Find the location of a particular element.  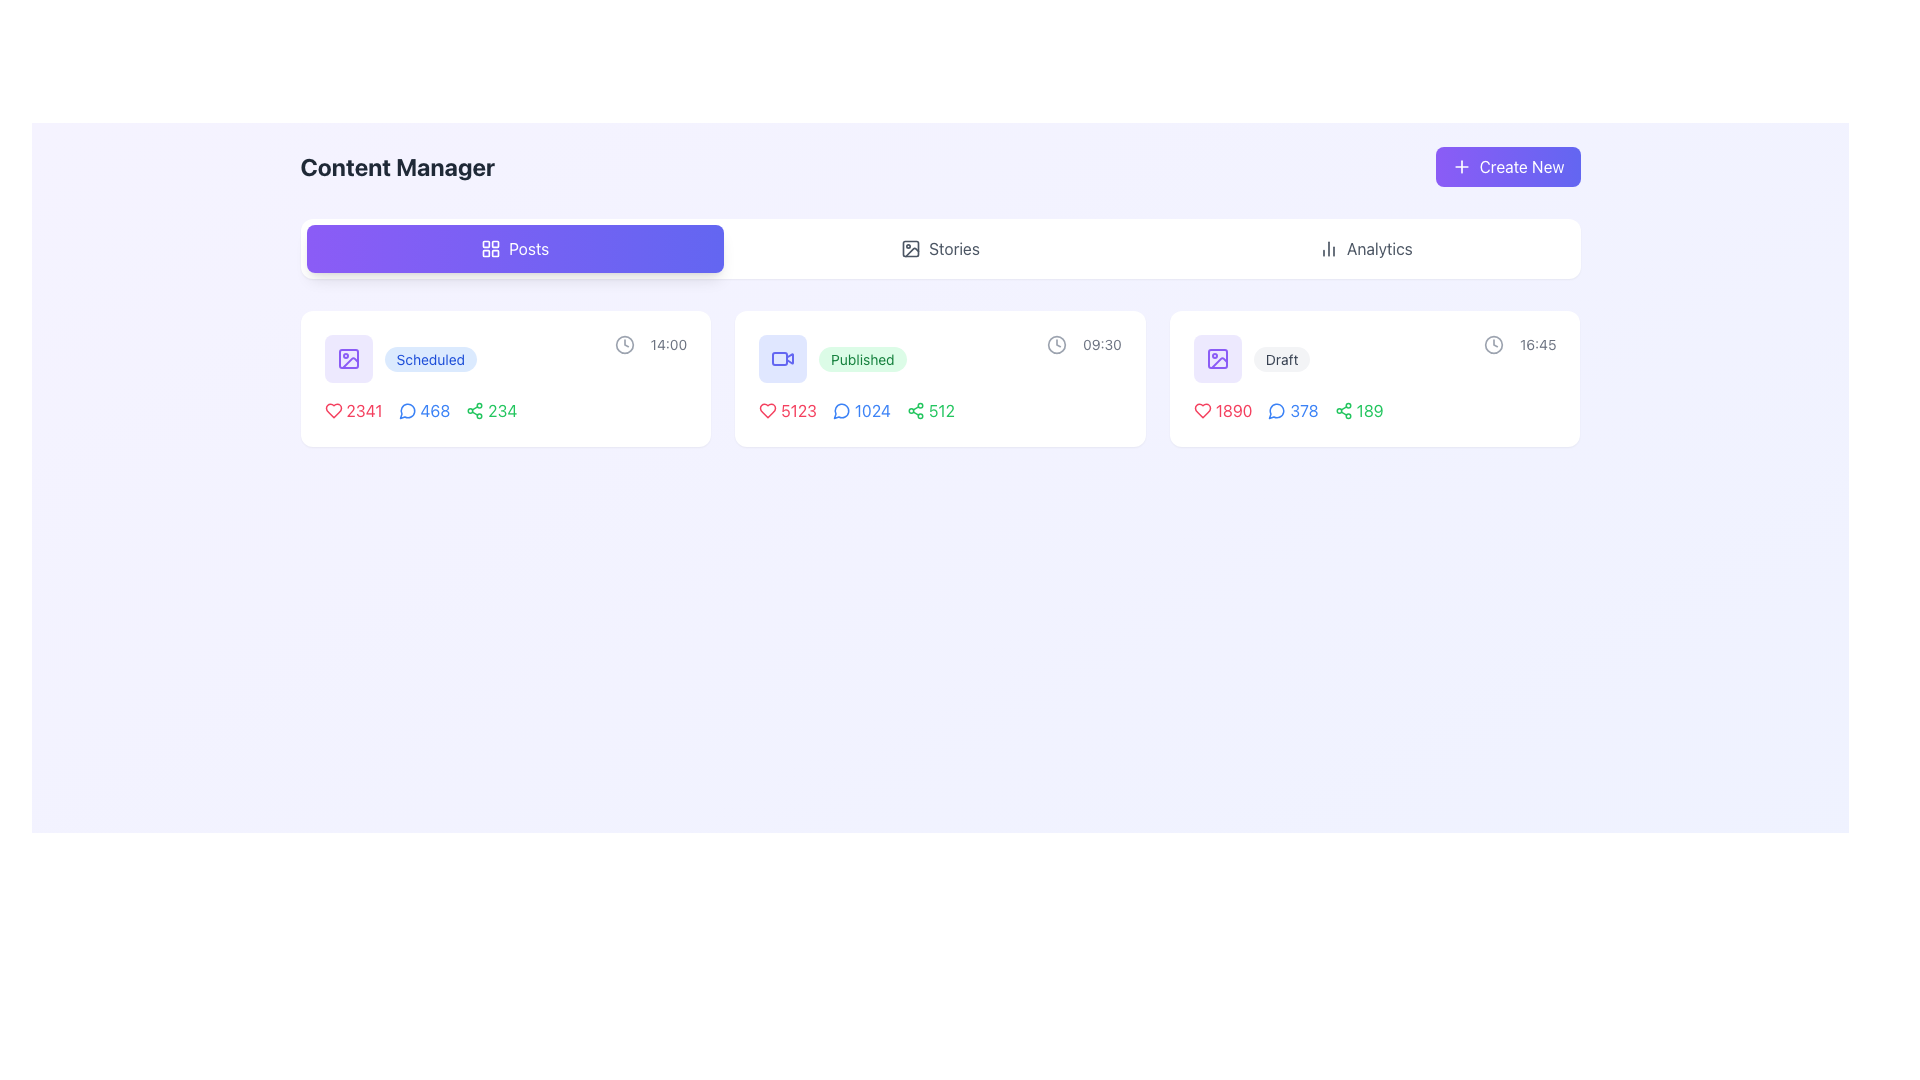

the green sharing node icon located to the left of the text '189' within the 'Draft' entry is located at coordinates (1343, 410).